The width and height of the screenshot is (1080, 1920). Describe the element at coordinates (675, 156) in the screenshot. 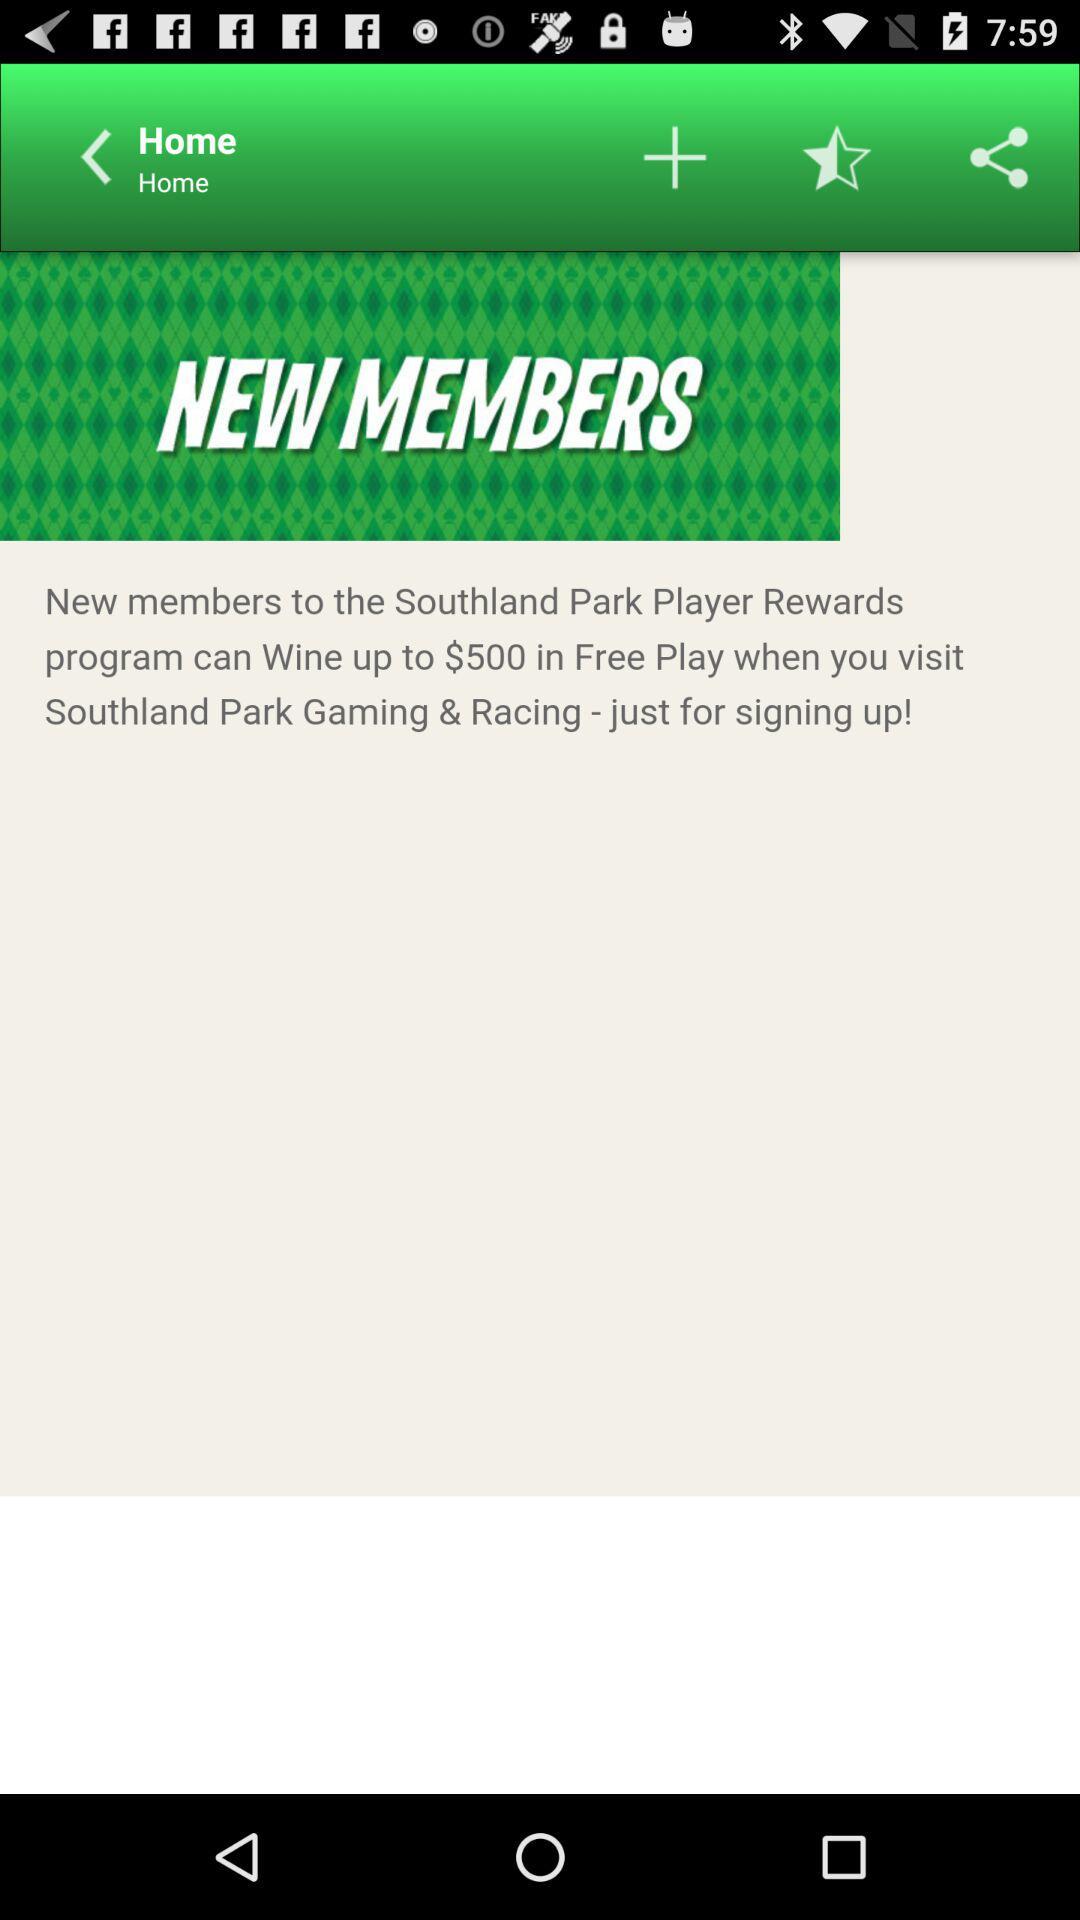

I see `item option` at that location.